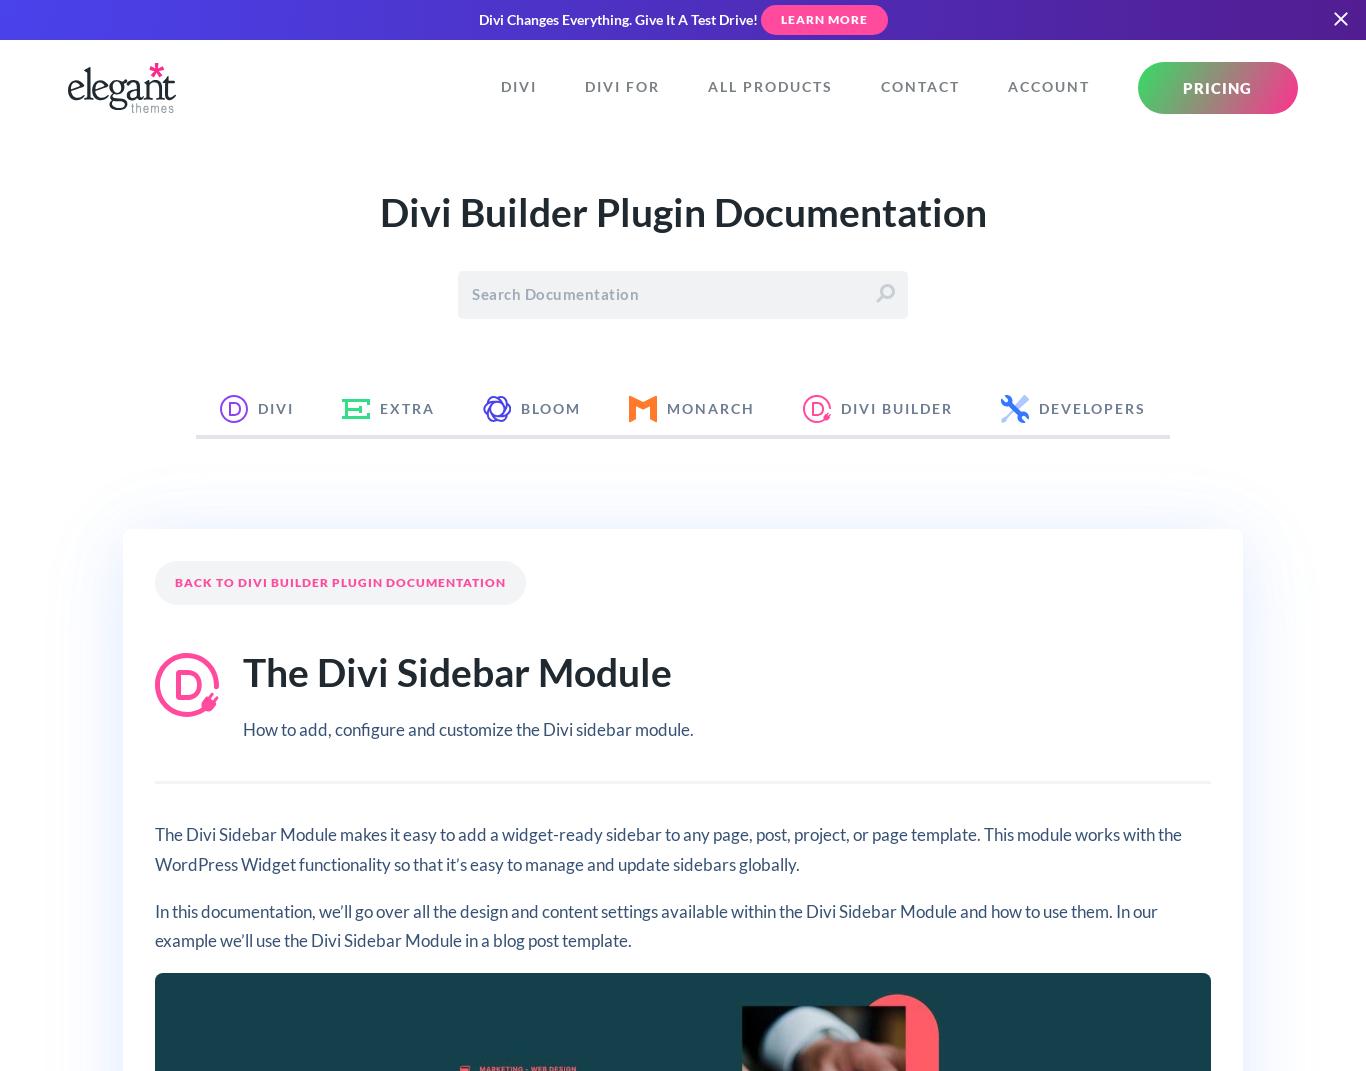 The height and width of the screenshot is (1071, 1366). What do you see at coordinates (653, 415) in the screenshot?
I see `'Bring your client's ideas to life quickly and efficiently. Build any type of website with Divi.'` at bounding box center [653, 415].